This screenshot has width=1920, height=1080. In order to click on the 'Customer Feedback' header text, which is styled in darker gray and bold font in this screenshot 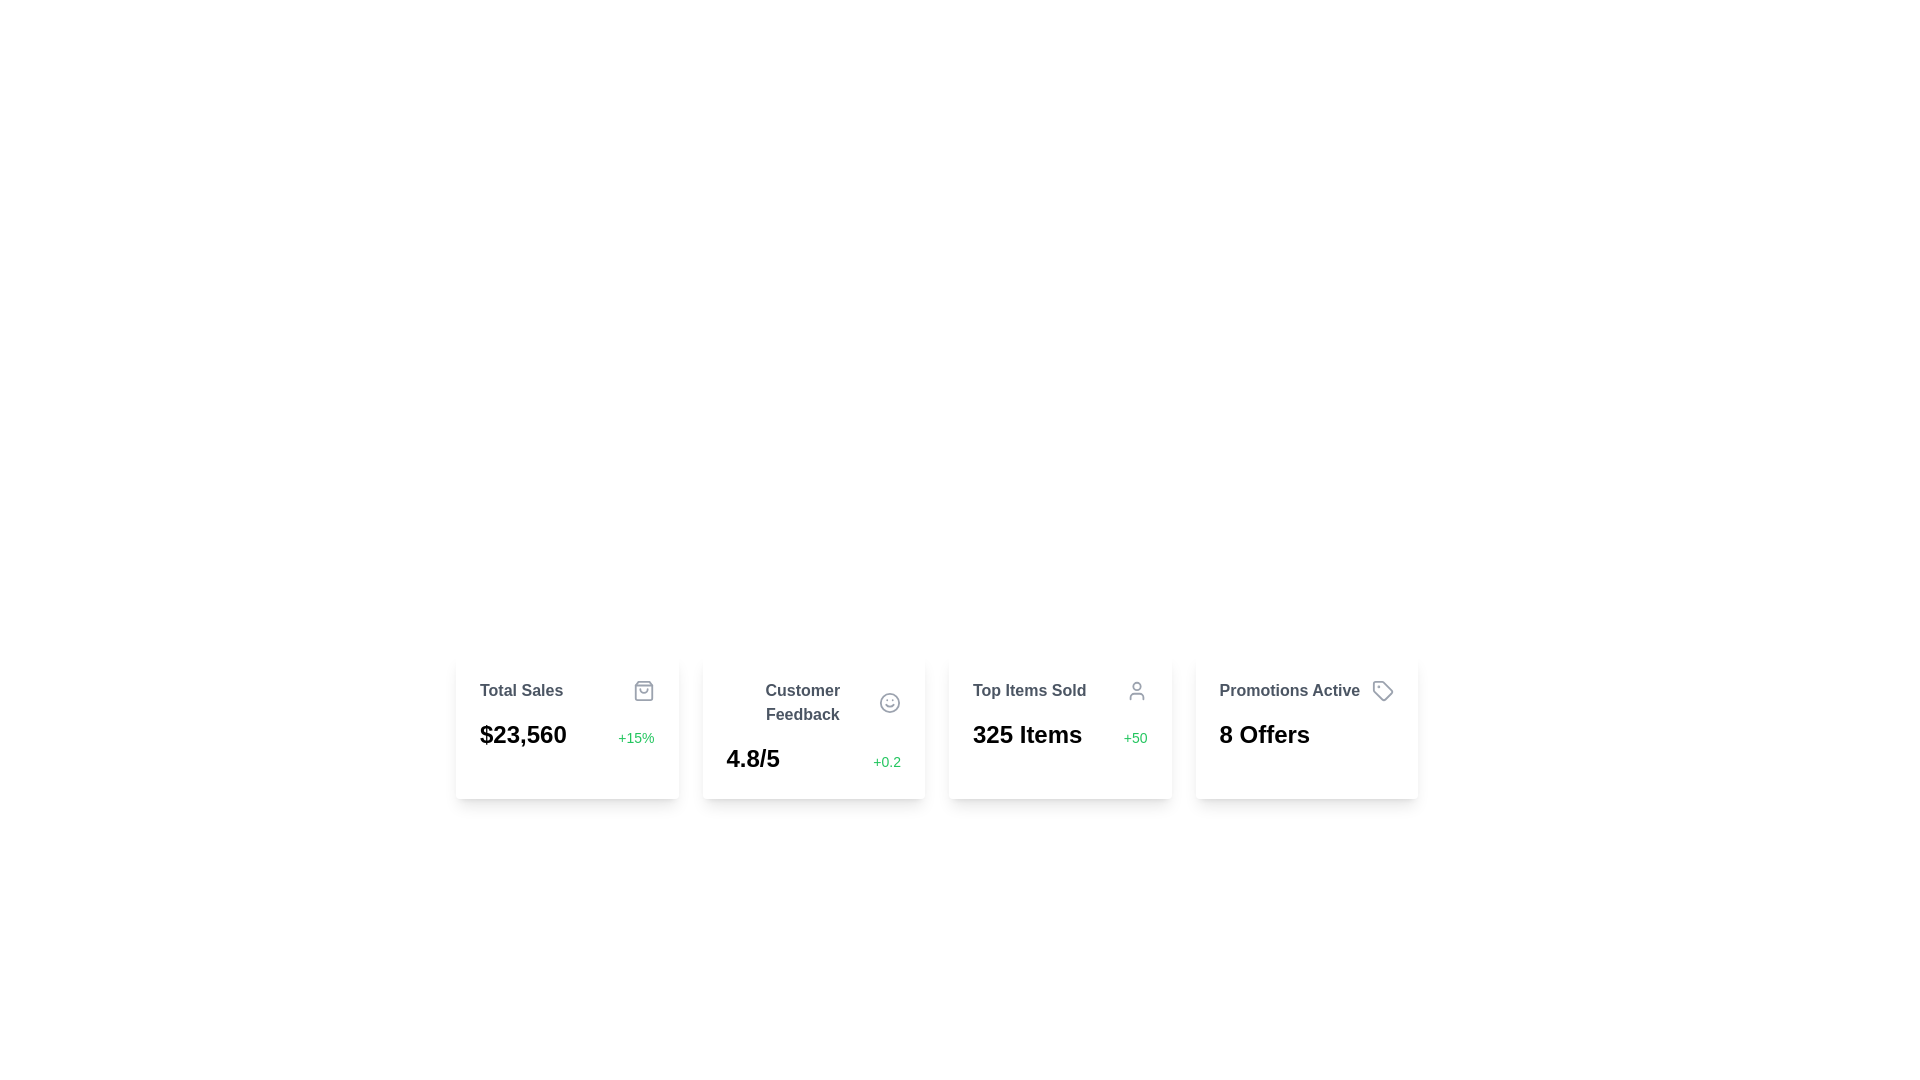, I will do `click(813, 701)`.